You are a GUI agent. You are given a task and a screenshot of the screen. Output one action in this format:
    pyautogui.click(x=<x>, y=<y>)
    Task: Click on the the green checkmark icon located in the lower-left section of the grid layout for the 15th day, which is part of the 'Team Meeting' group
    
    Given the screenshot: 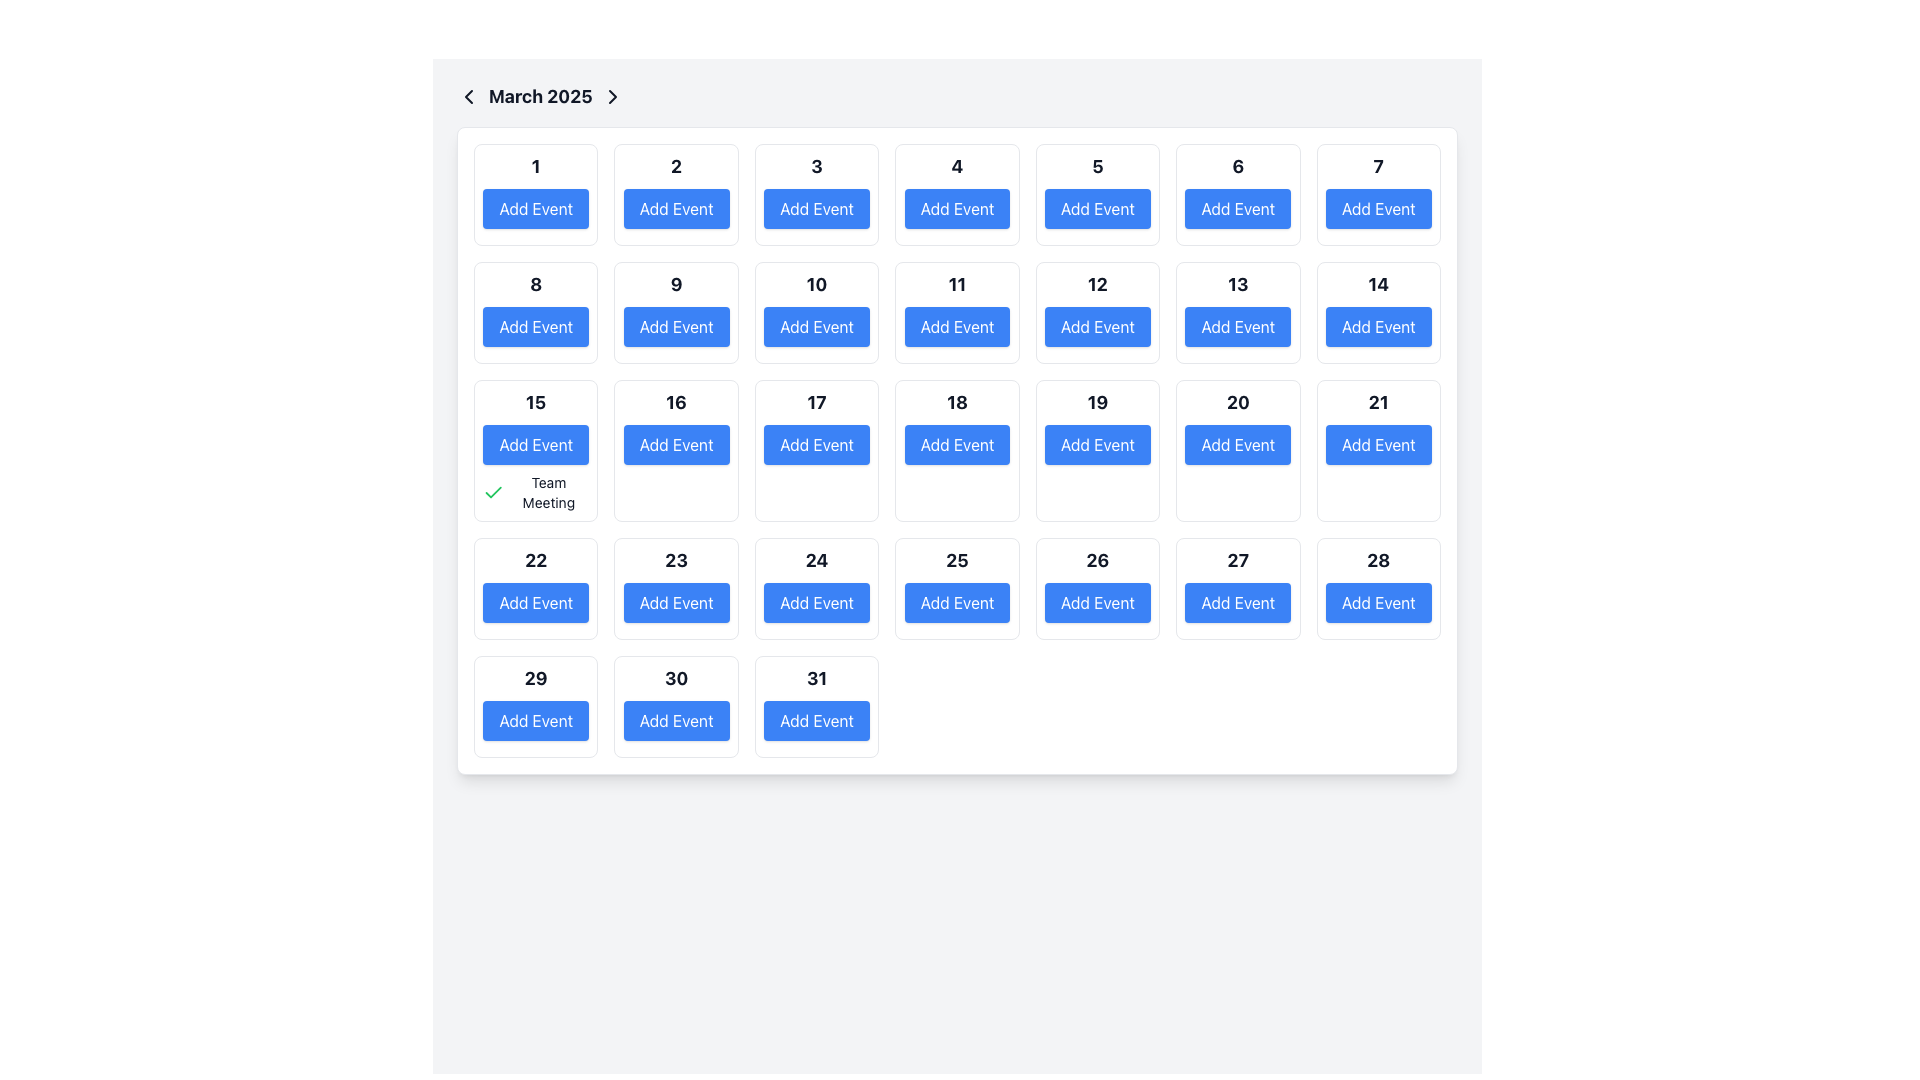 What is the action you would take?
    pyautogui.click(x=493, y=493)
    